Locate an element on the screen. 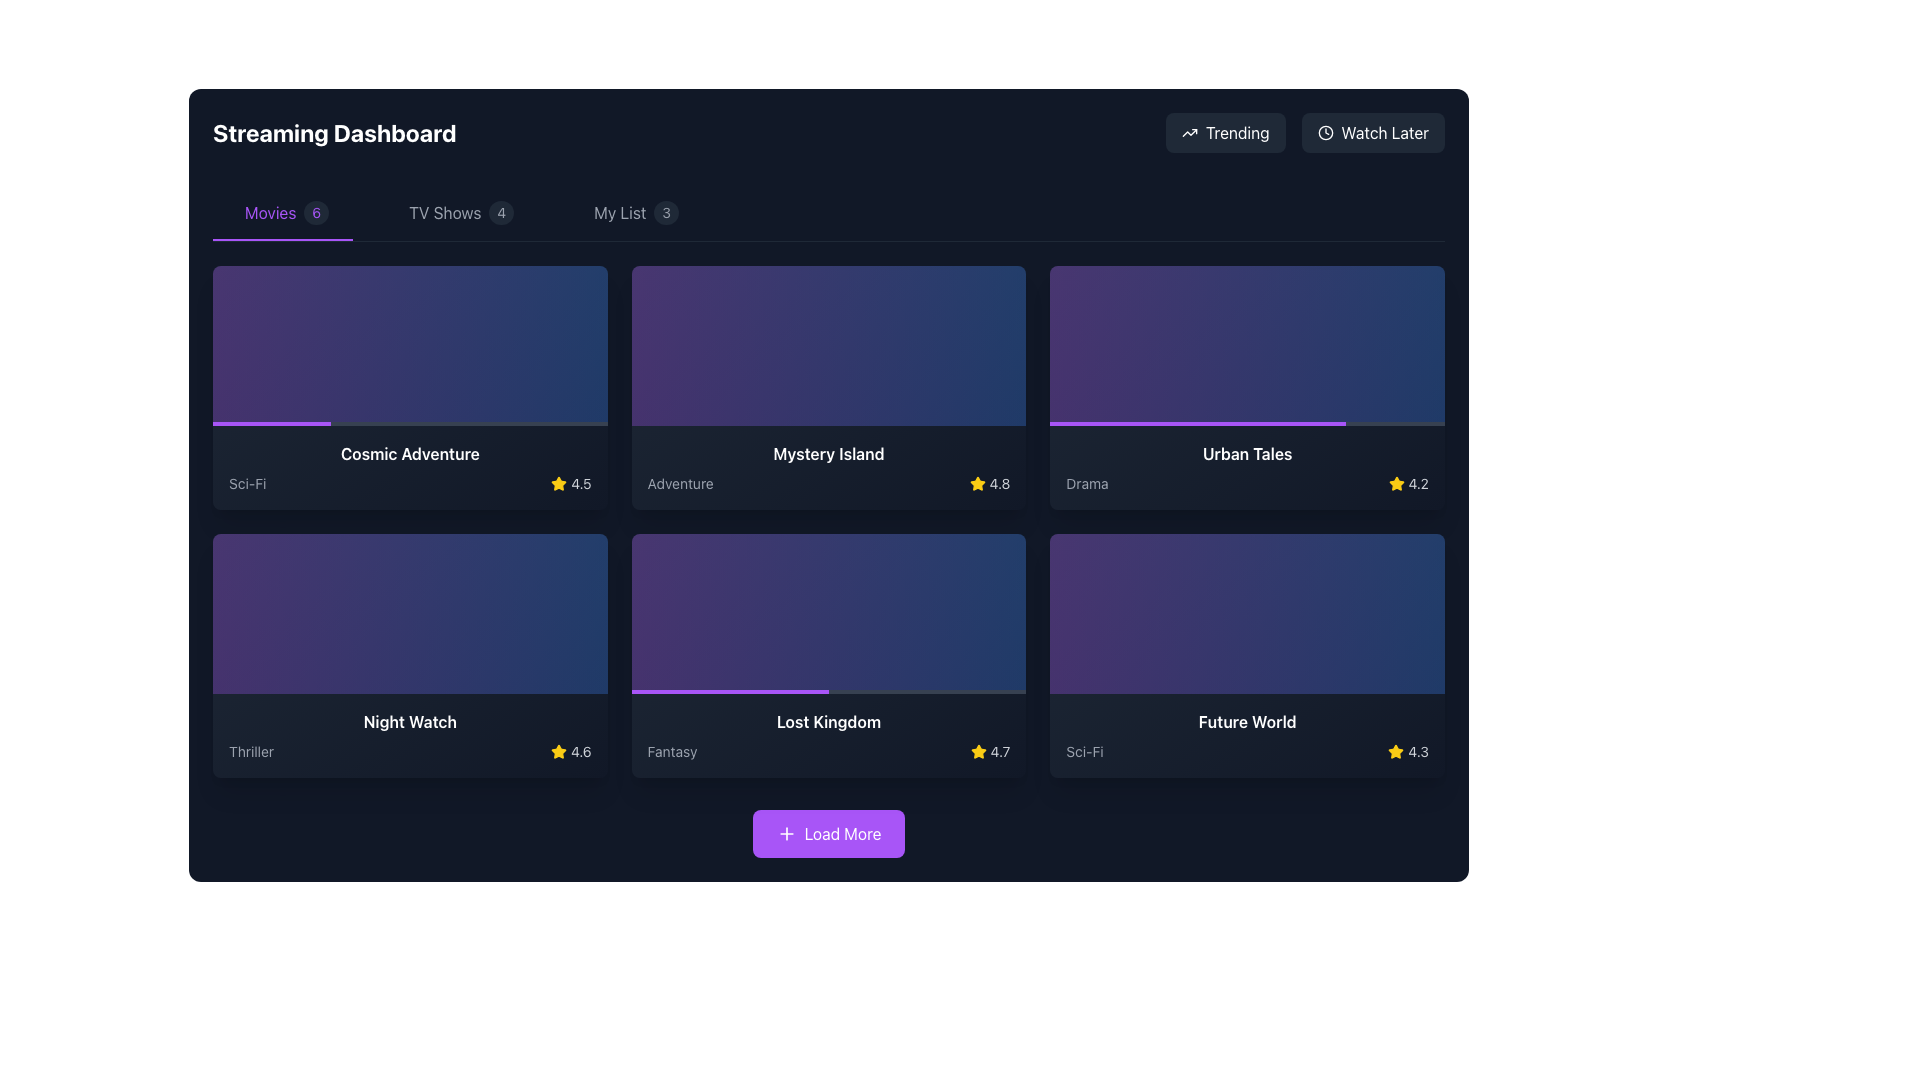  the 'My List' navigation link, which is the third option in the horizontal menu is located at coordinates (635, 212).